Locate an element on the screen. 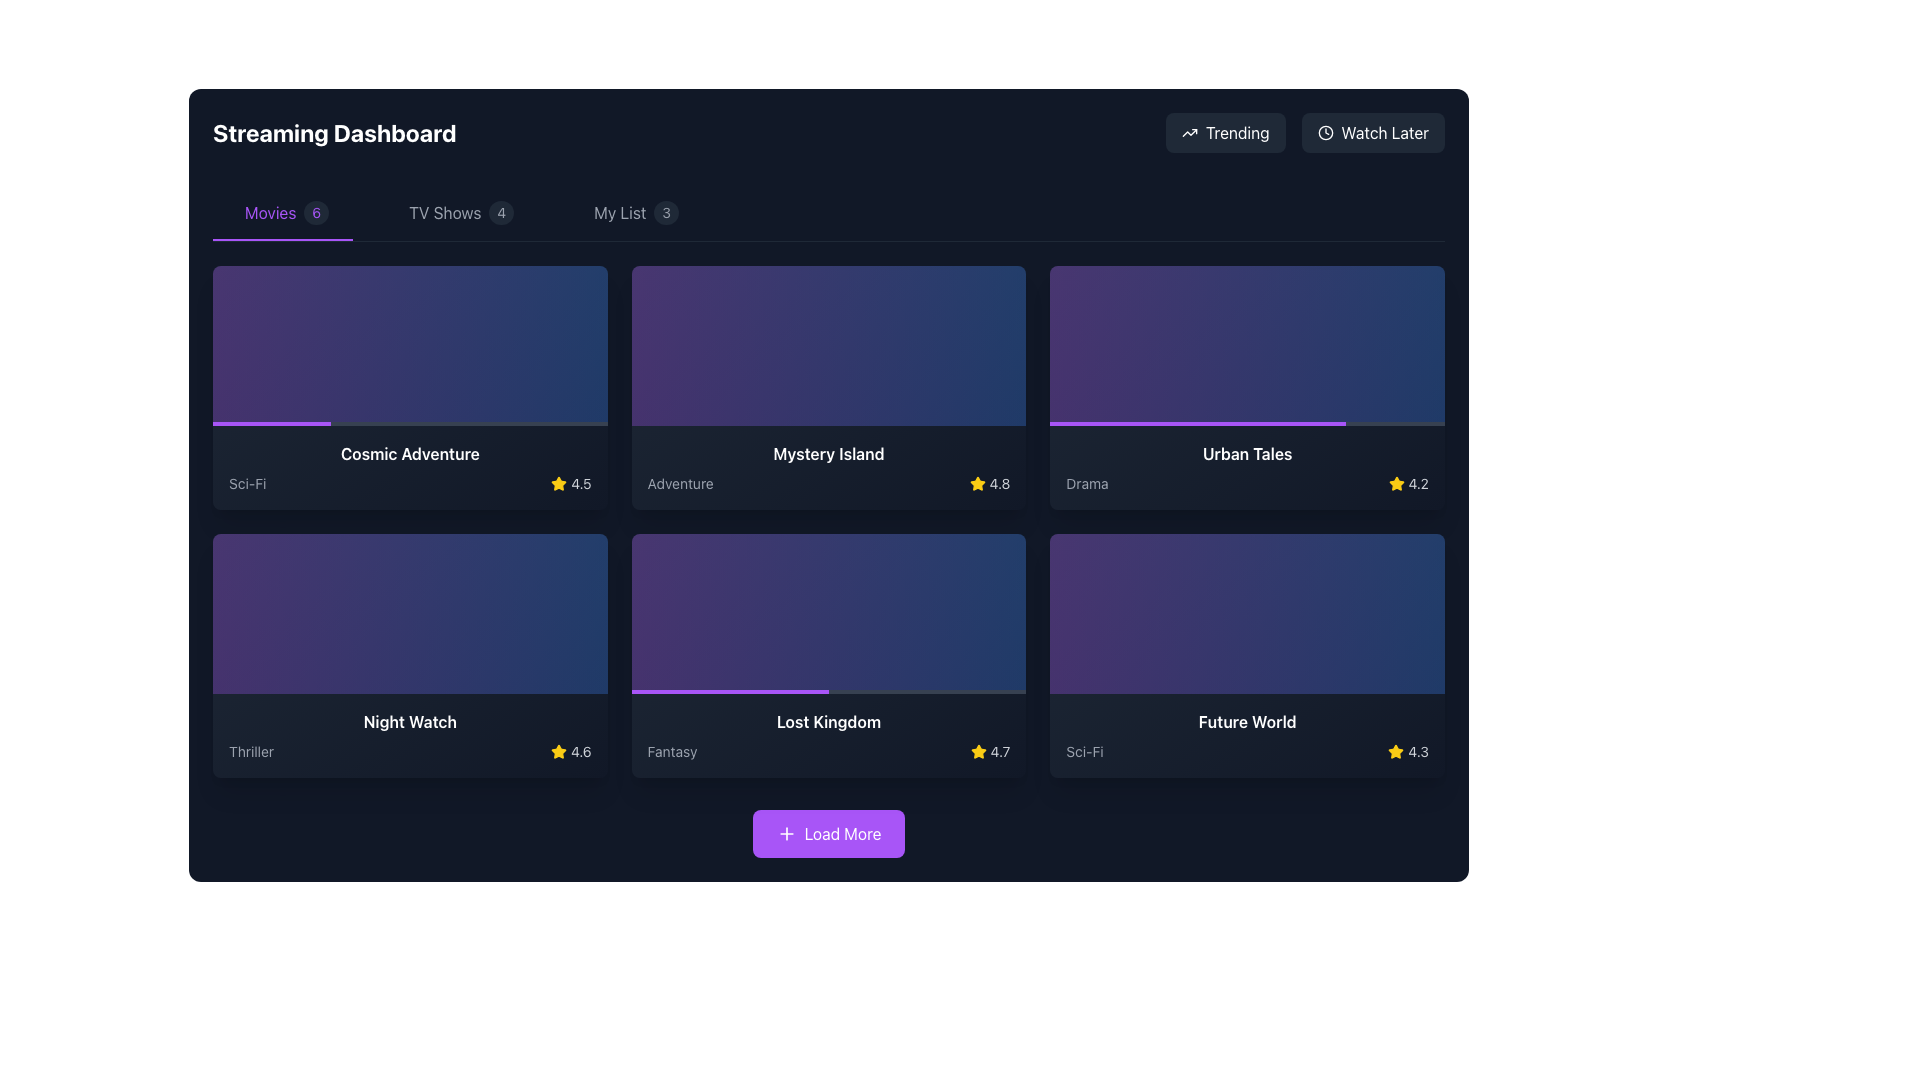  the 'My List' navigation link, which is the third option in the horizontal menu is located at coordinates (635, 212).